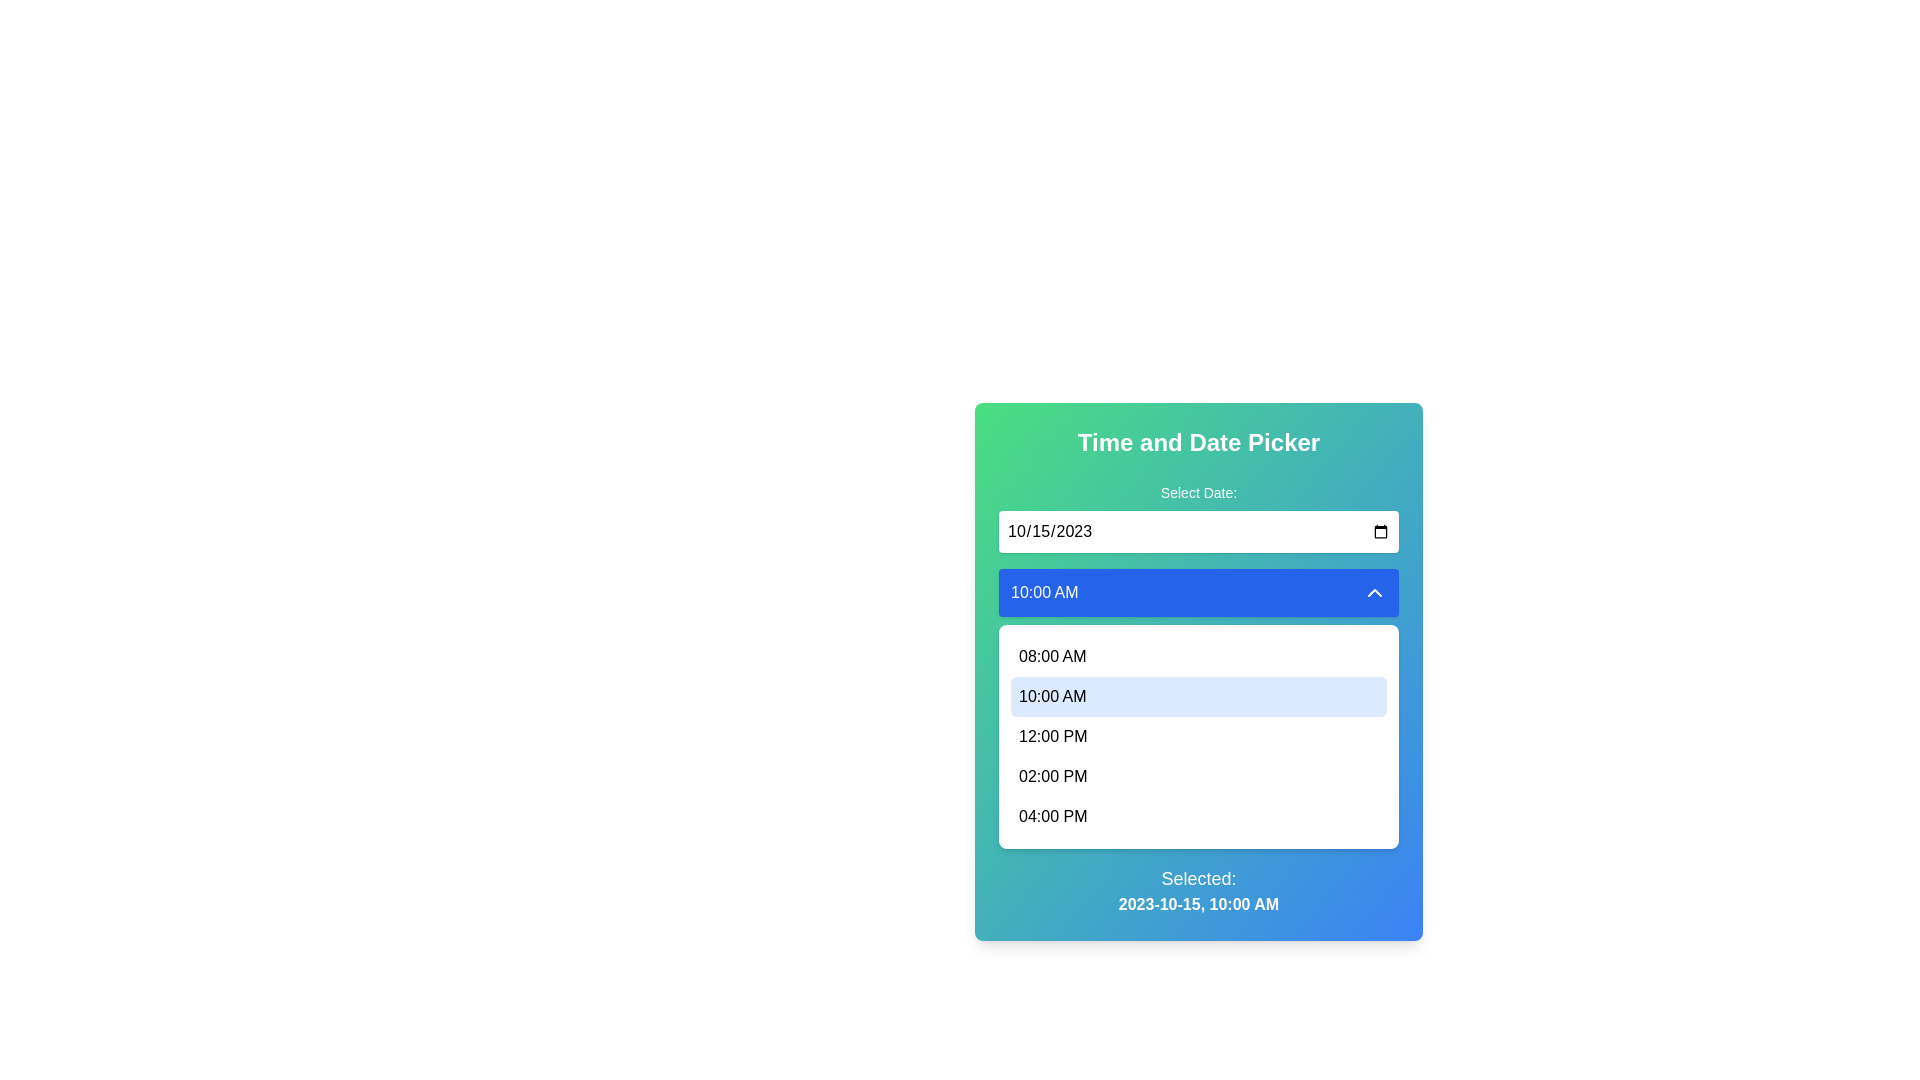 This screenshot has width=1920, height=1080. I want to click on the dropdown menu containing time options, so click(1199, 736).